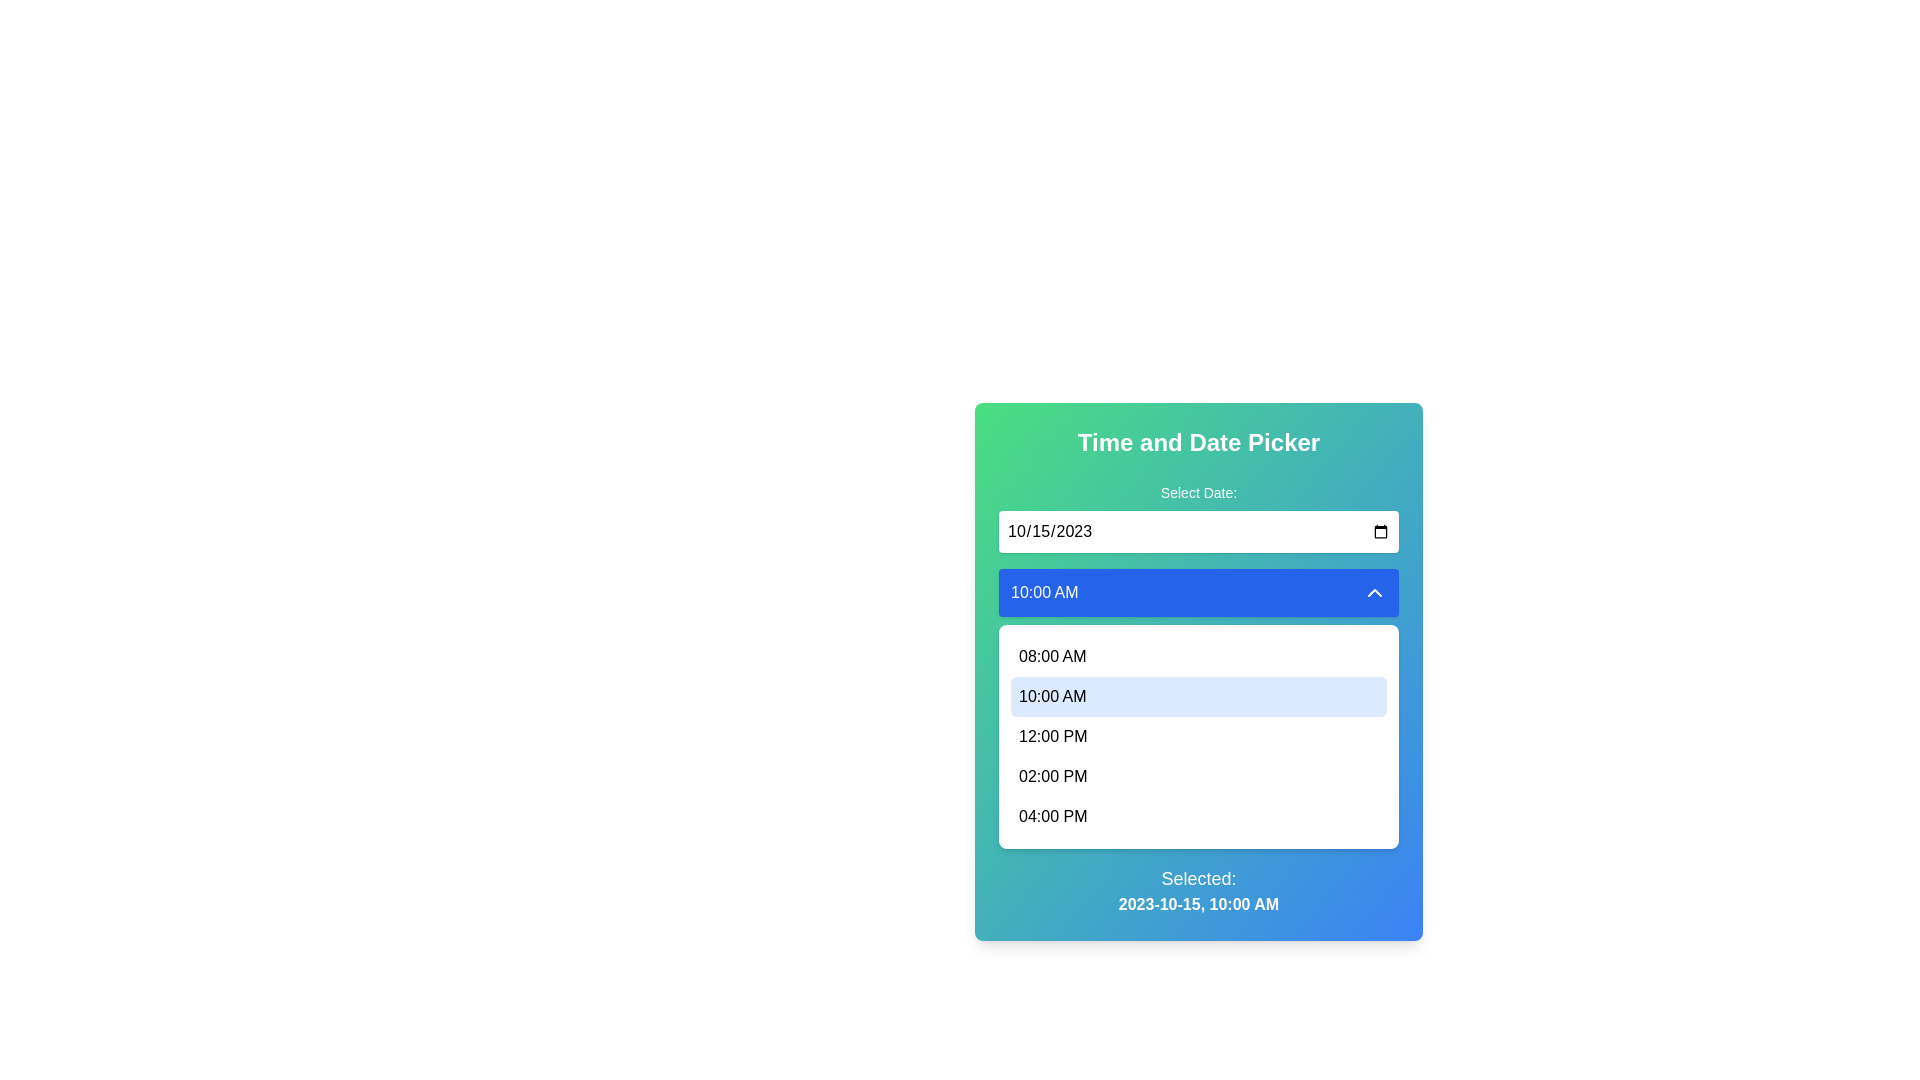 This screenshot has width=1920, height=1080. I want to click on the dropdown menu containing time options, so click(1199, 736).